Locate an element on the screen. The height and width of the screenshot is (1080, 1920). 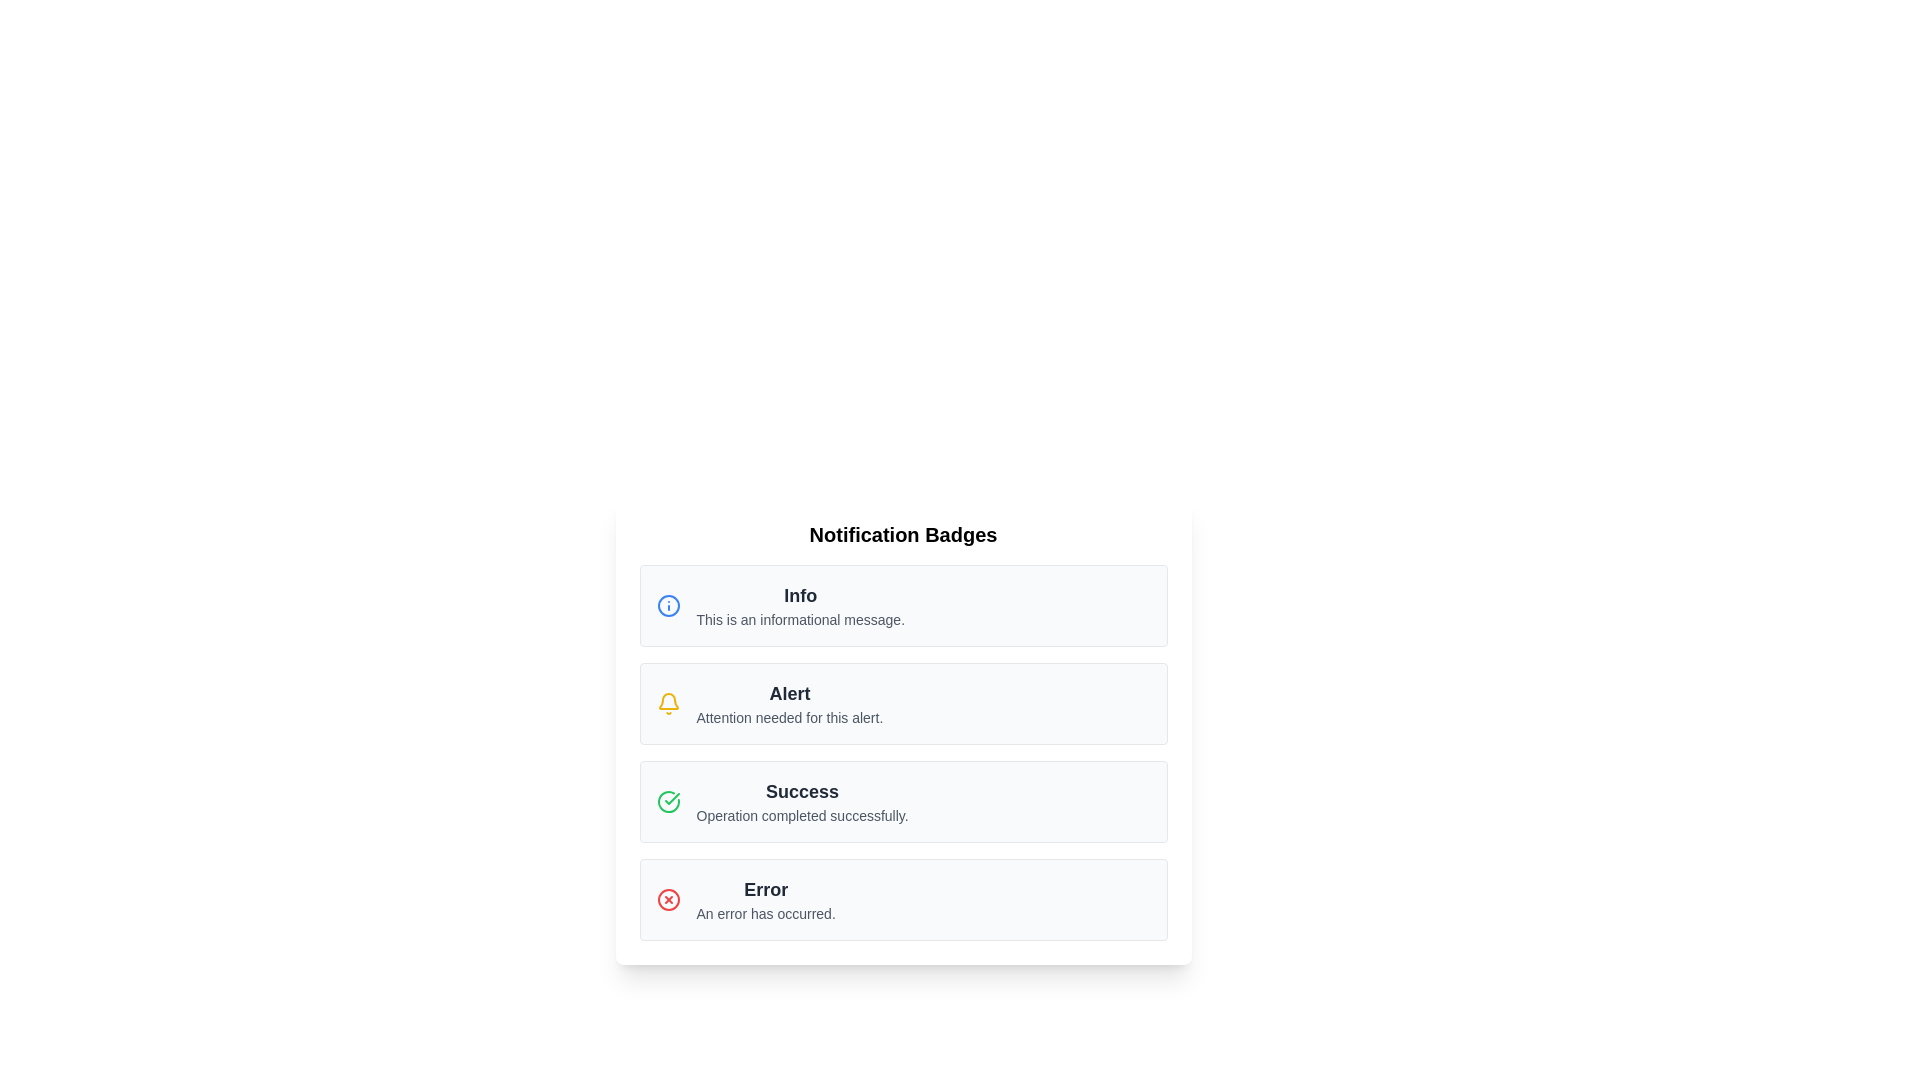
the error icon located within the error notification card in the 'Notification Badges' section, positioned to the left of the text 'Error' and 'An error has occurred.' is located at coordinates (668, 898).